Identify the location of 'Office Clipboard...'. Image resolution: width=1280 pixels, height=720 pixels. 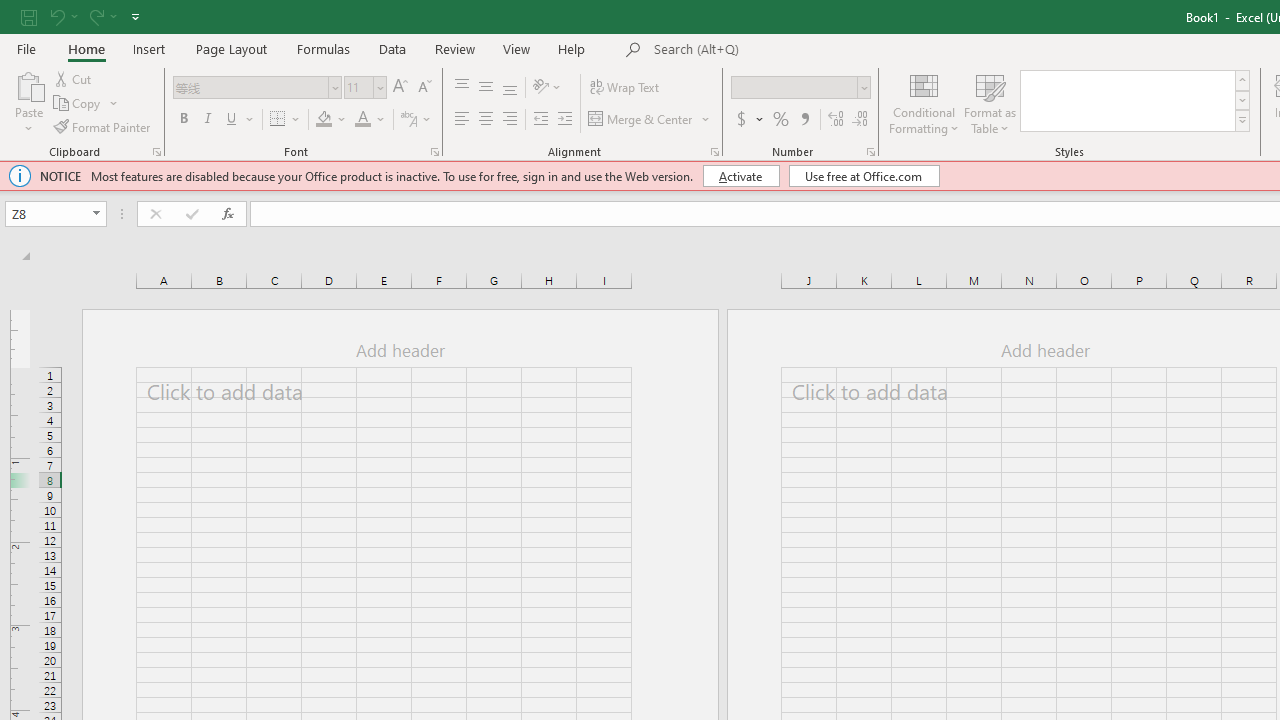
(155, 150).